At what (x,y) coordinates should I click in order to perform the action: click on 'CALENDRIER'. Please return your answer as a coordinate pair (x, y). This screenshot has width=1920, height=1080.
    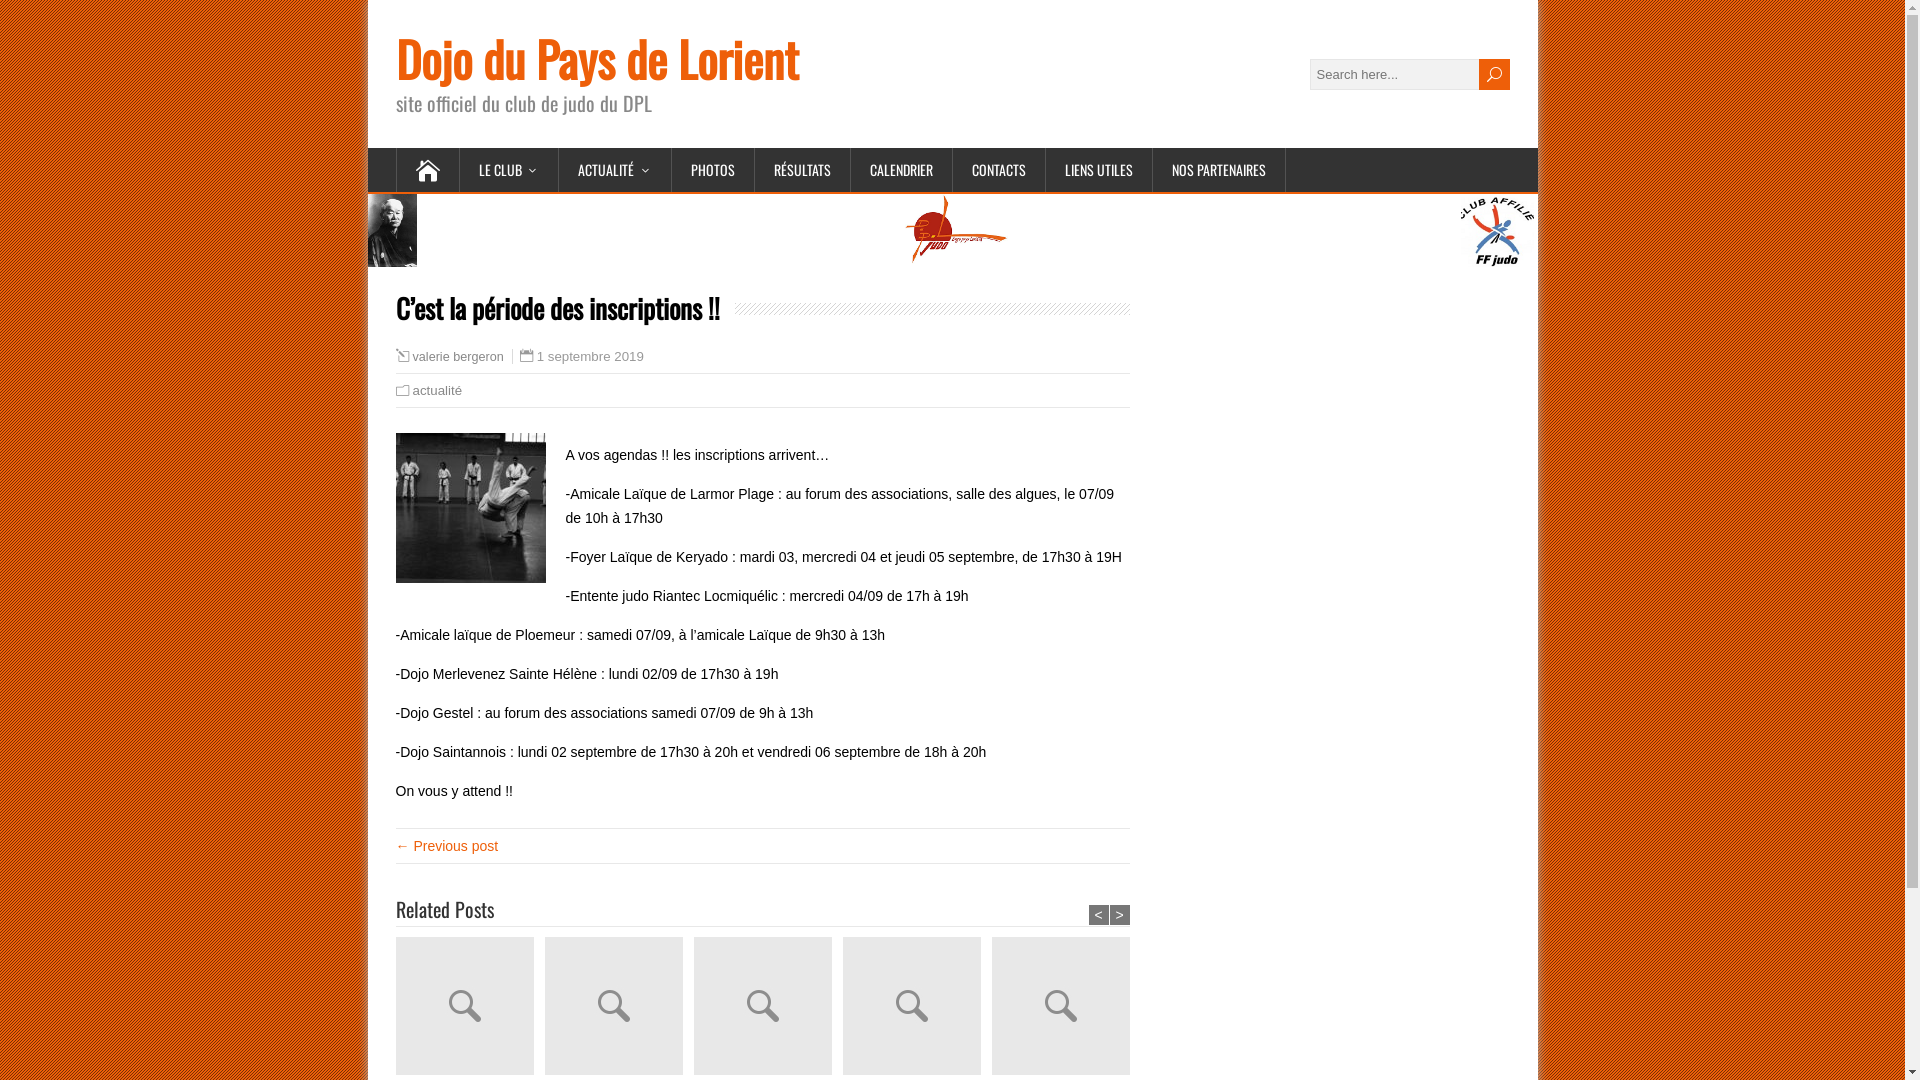
    Looking at the image, I should click on (849, 168).